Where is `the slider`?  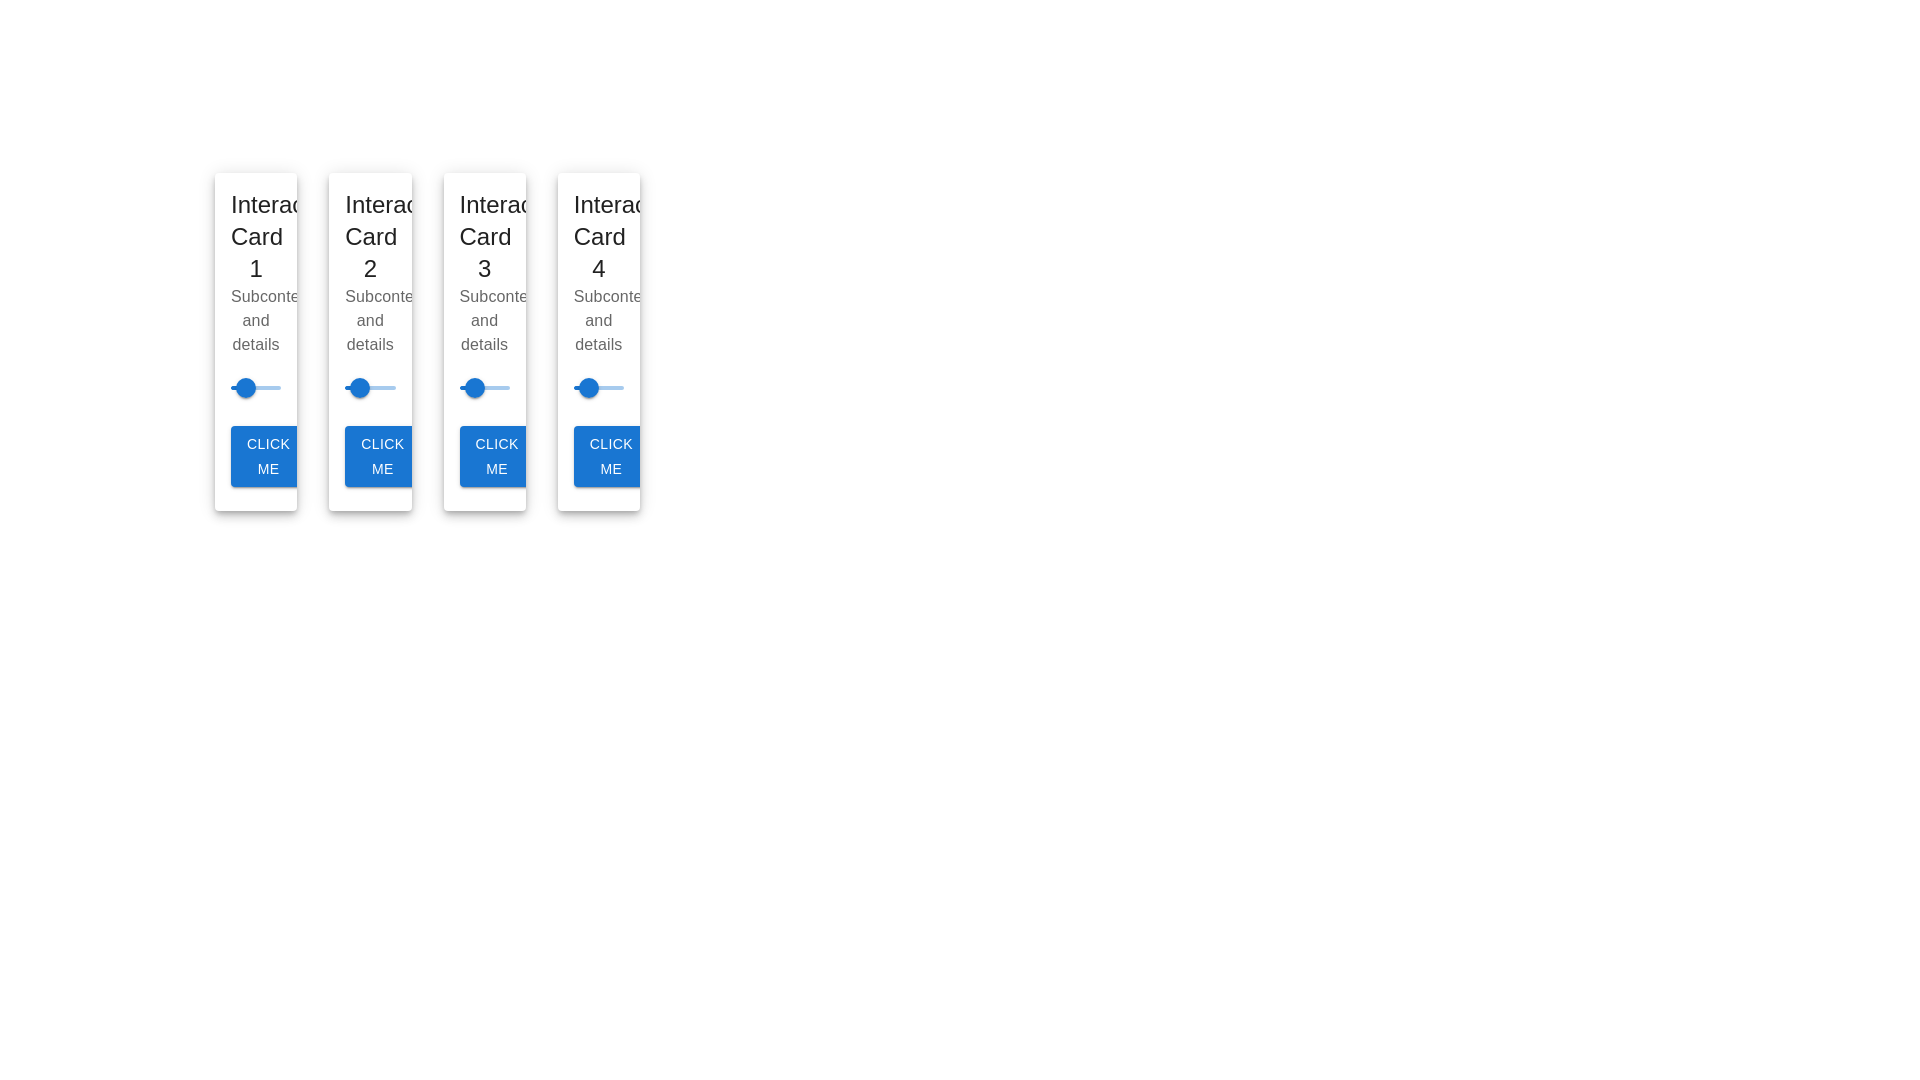 the slider is located at coordinates (260, 388).